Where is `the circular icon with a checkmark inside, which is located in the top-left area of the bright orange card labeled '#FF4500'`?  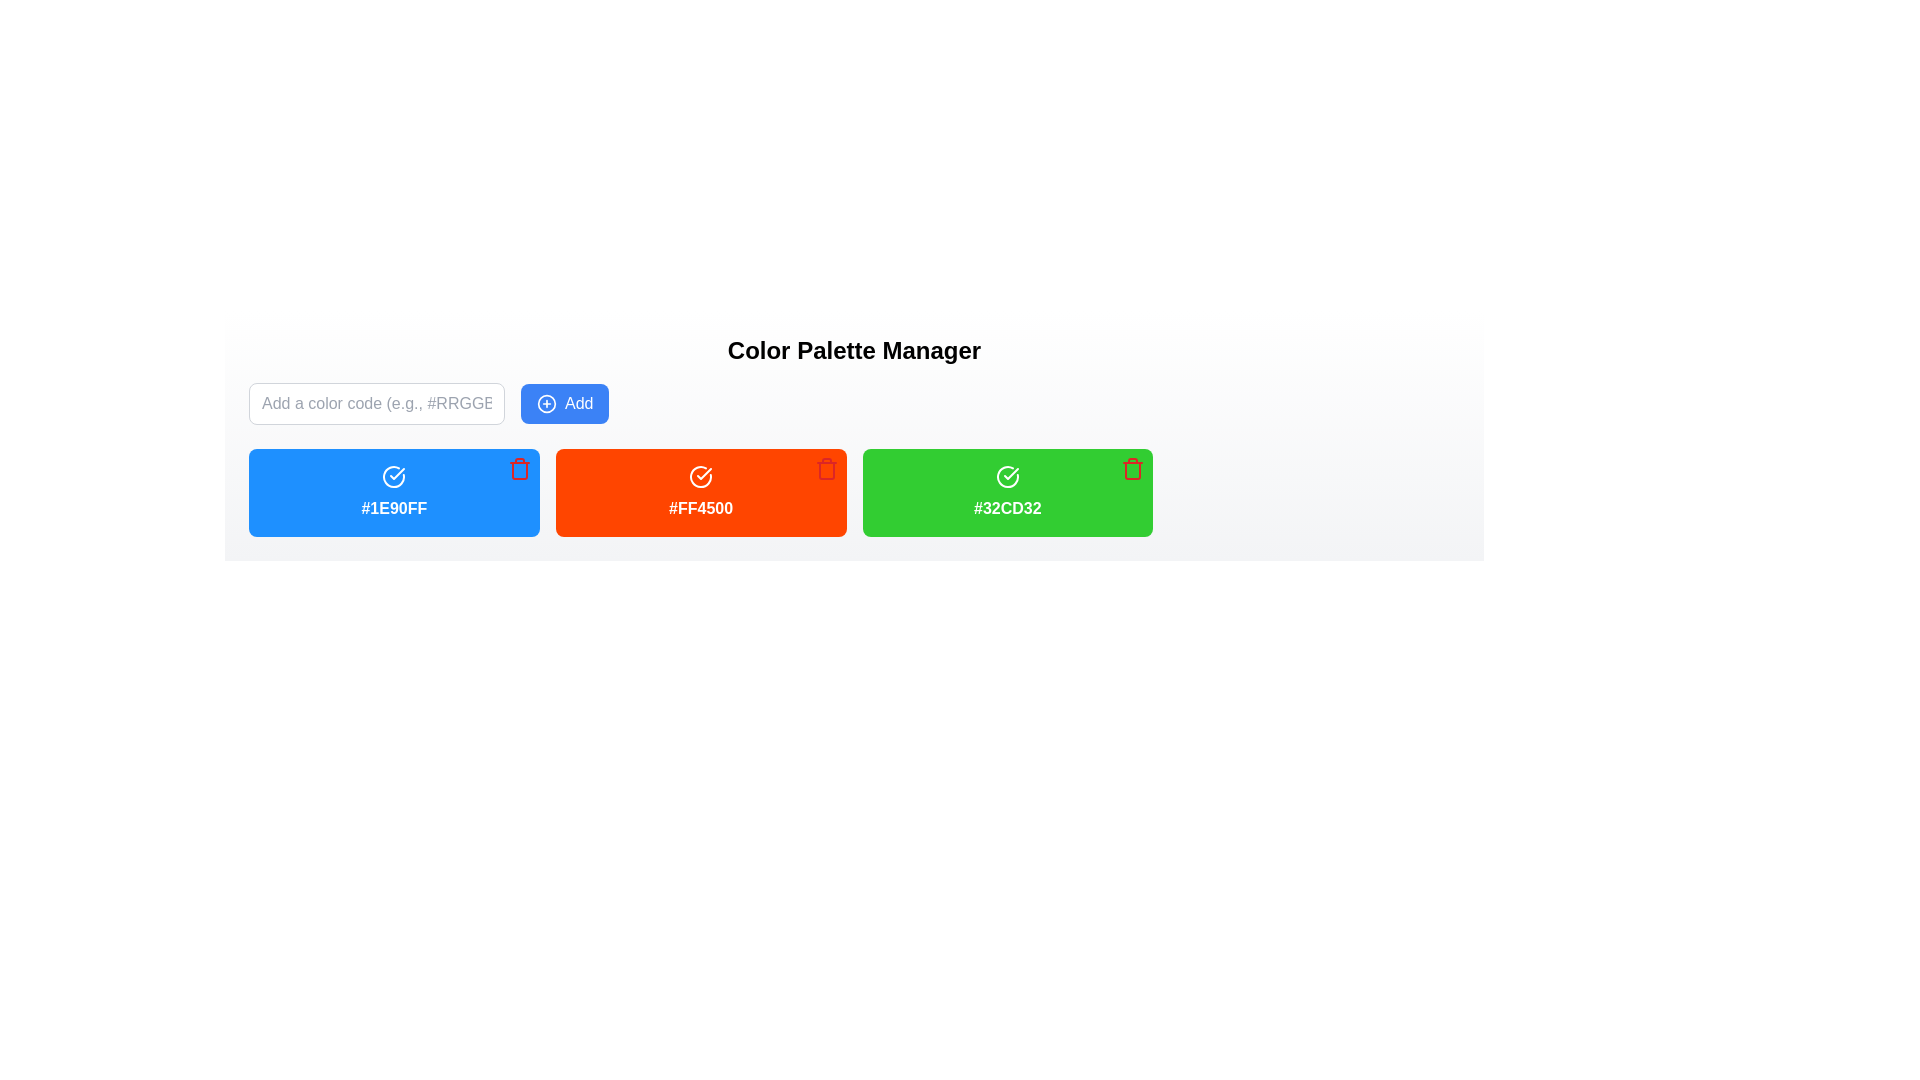
the circular icon with a checkmark inside, which is located in the top-left area of the bright orange card labeled '#FF4500' is located at coordinates (701, 477).